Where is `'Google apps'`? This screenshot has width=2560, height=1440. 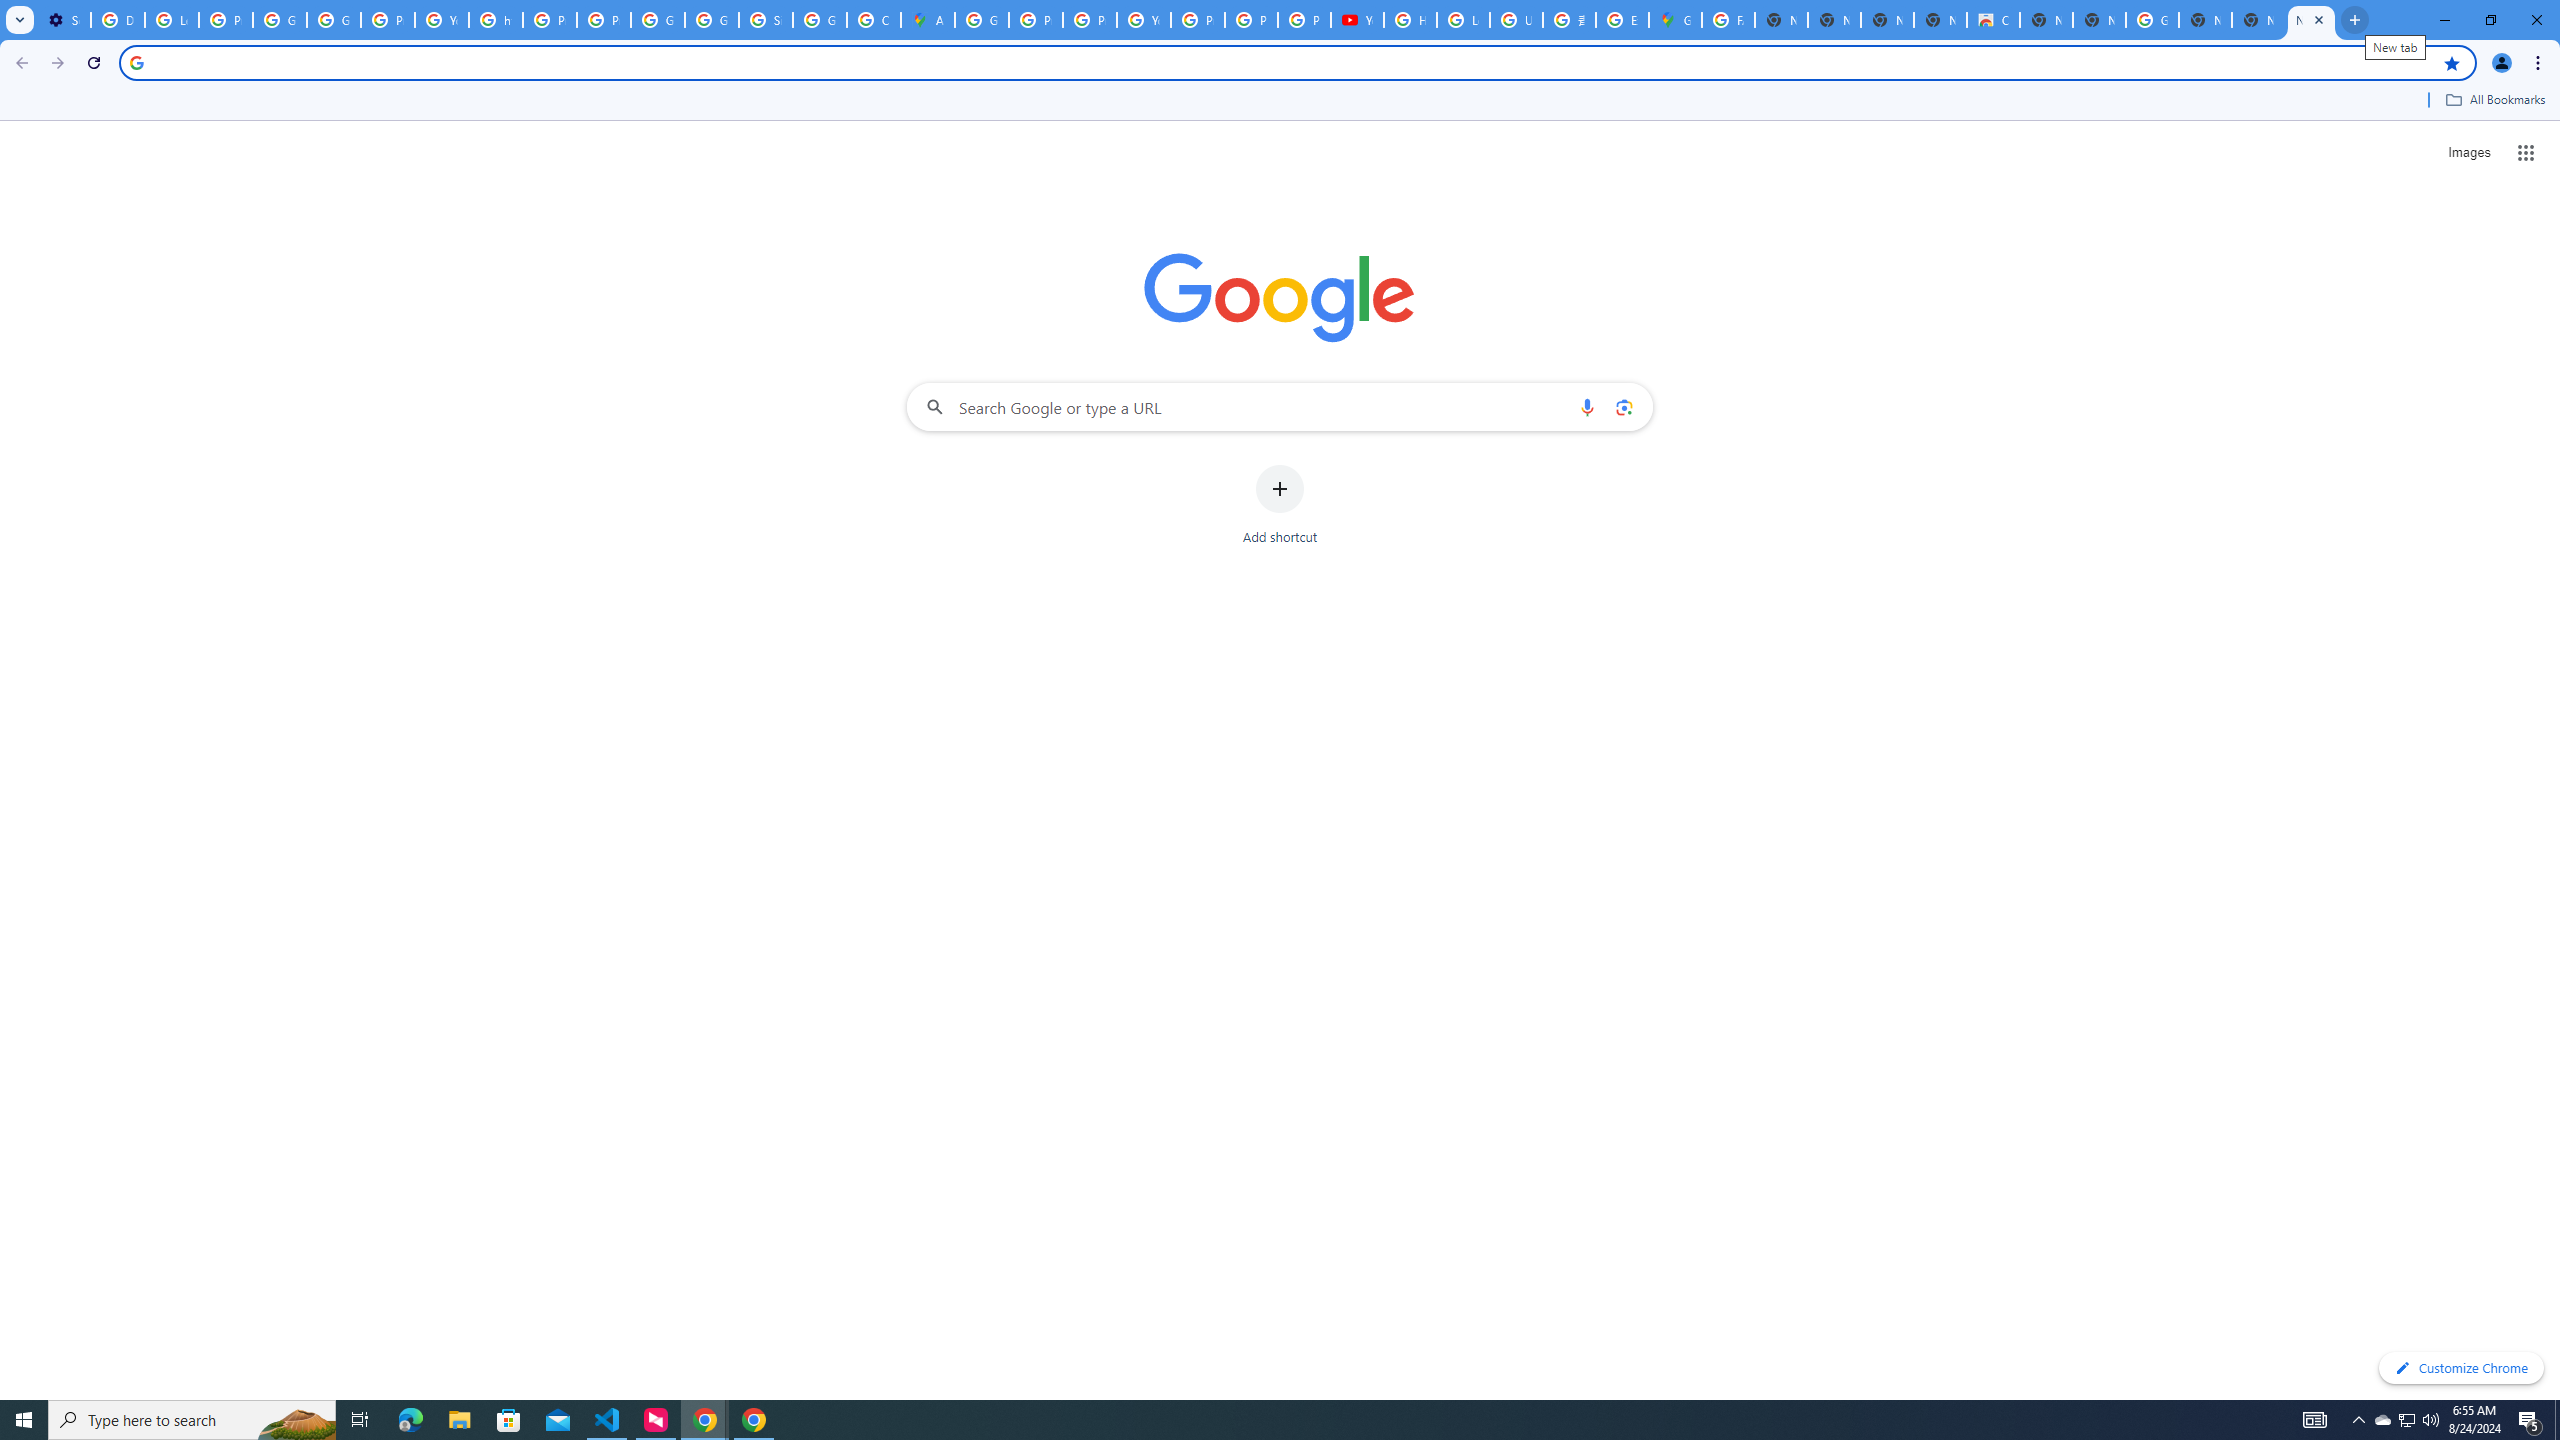
'Google apps' is located at coordinates (2526, 152).